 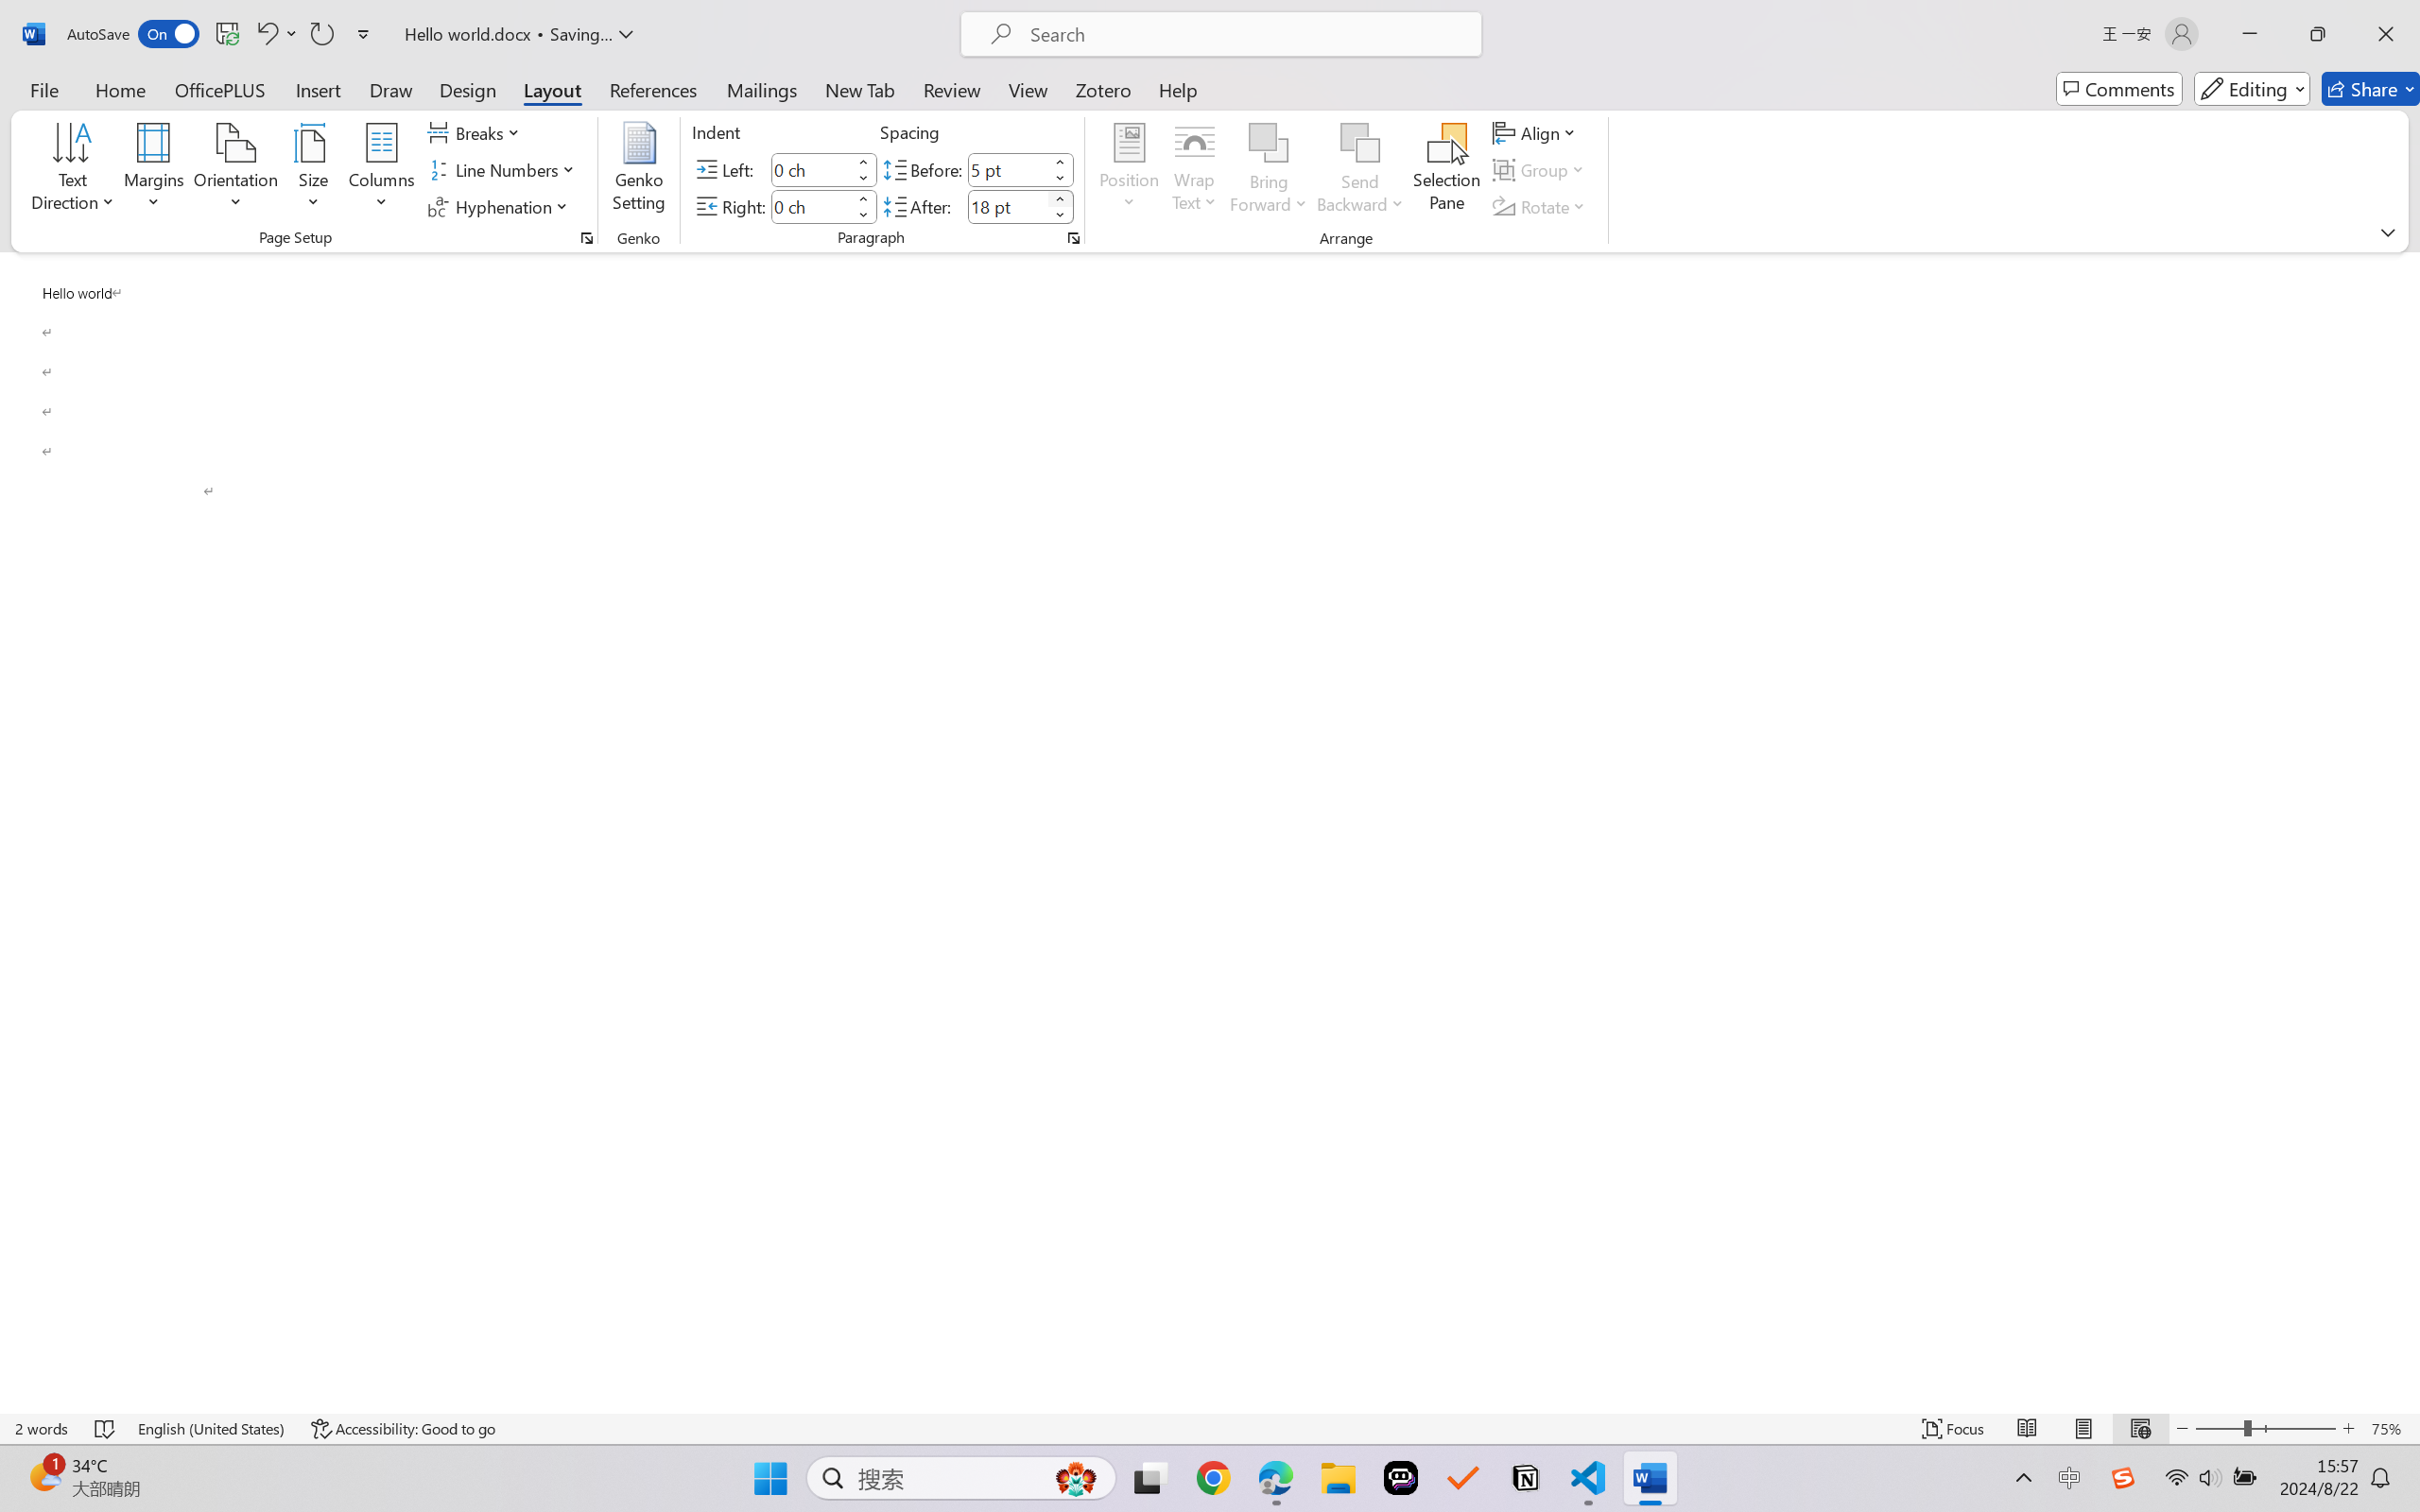 What do you see at coordinates (1953, 1428) in the screenshot?
I see `'Focus '` at bounding box center [1953, 1428].